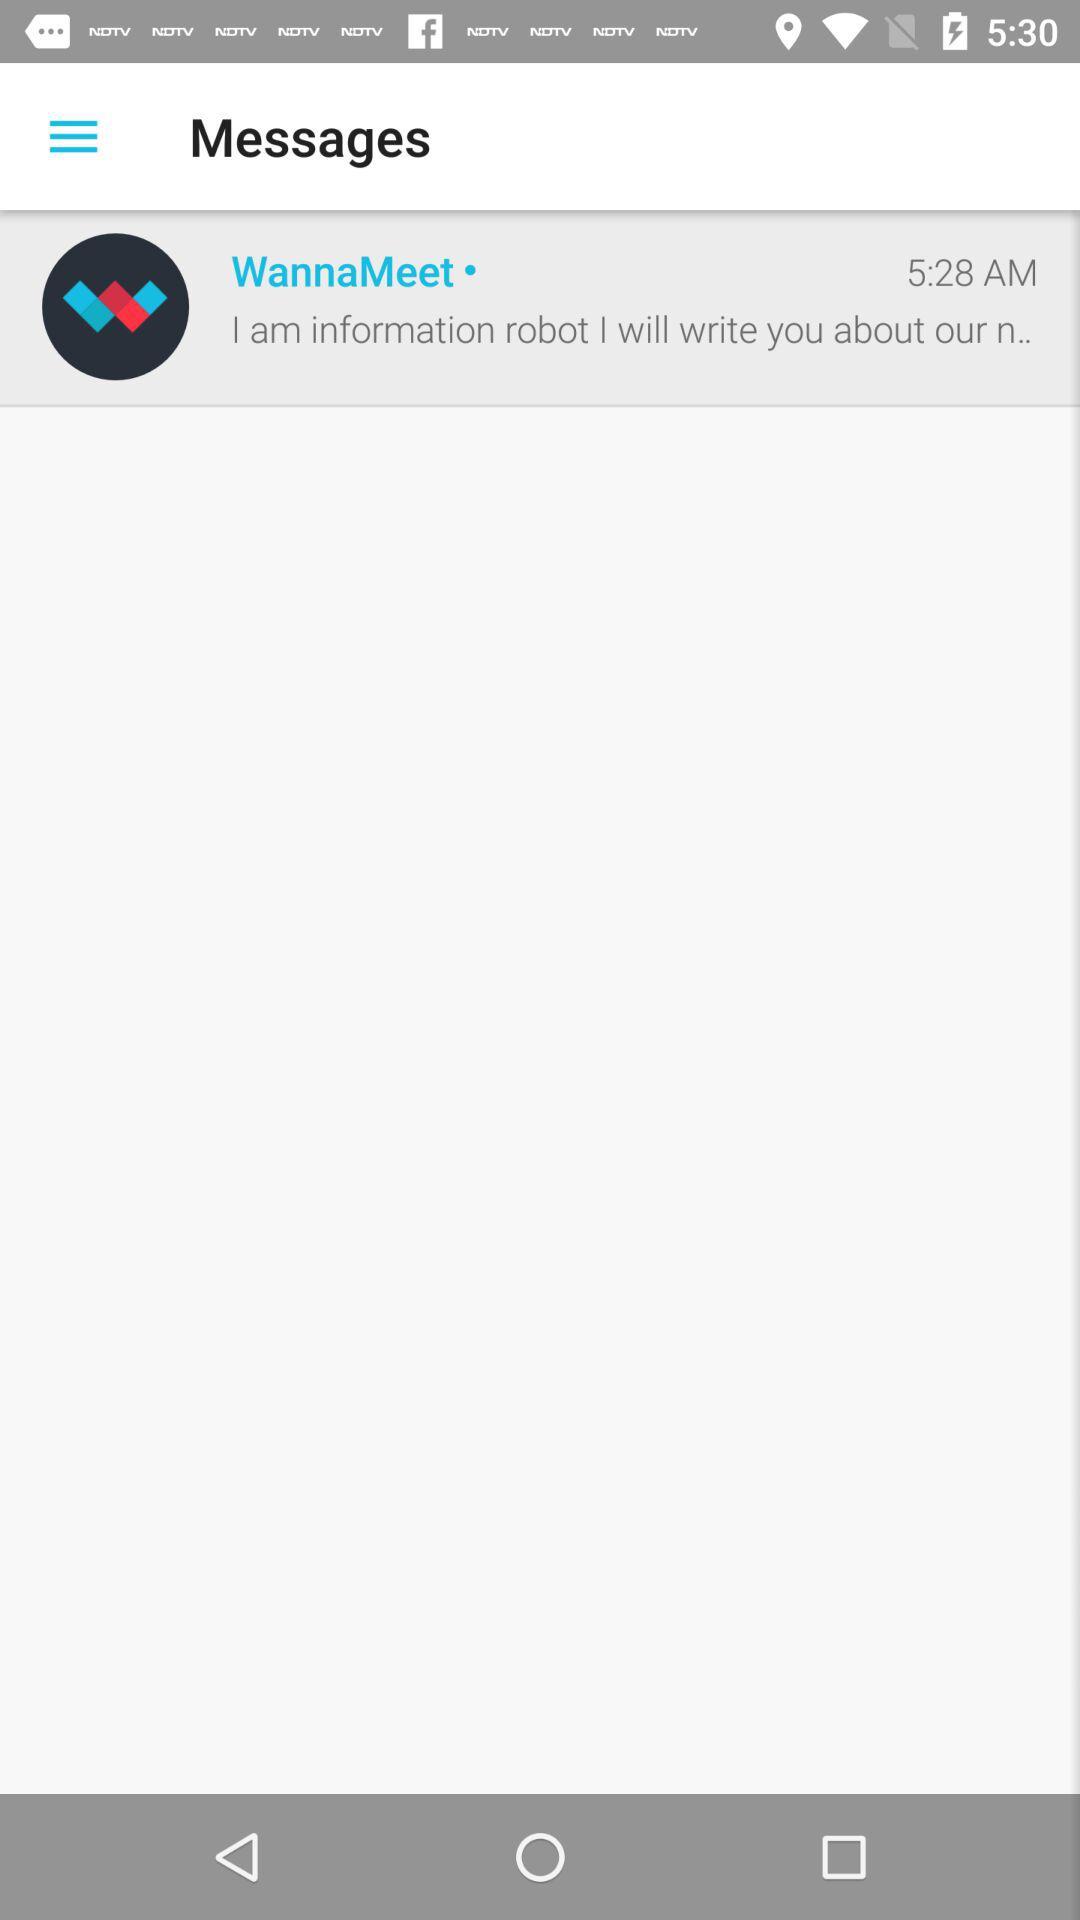 The height and width of the screenshot is (1920, 1080). What do you see at coordinates (115, 305) in the screenshot?
I see `the item next to the wannameet   item` at bounding box center [115, 305].